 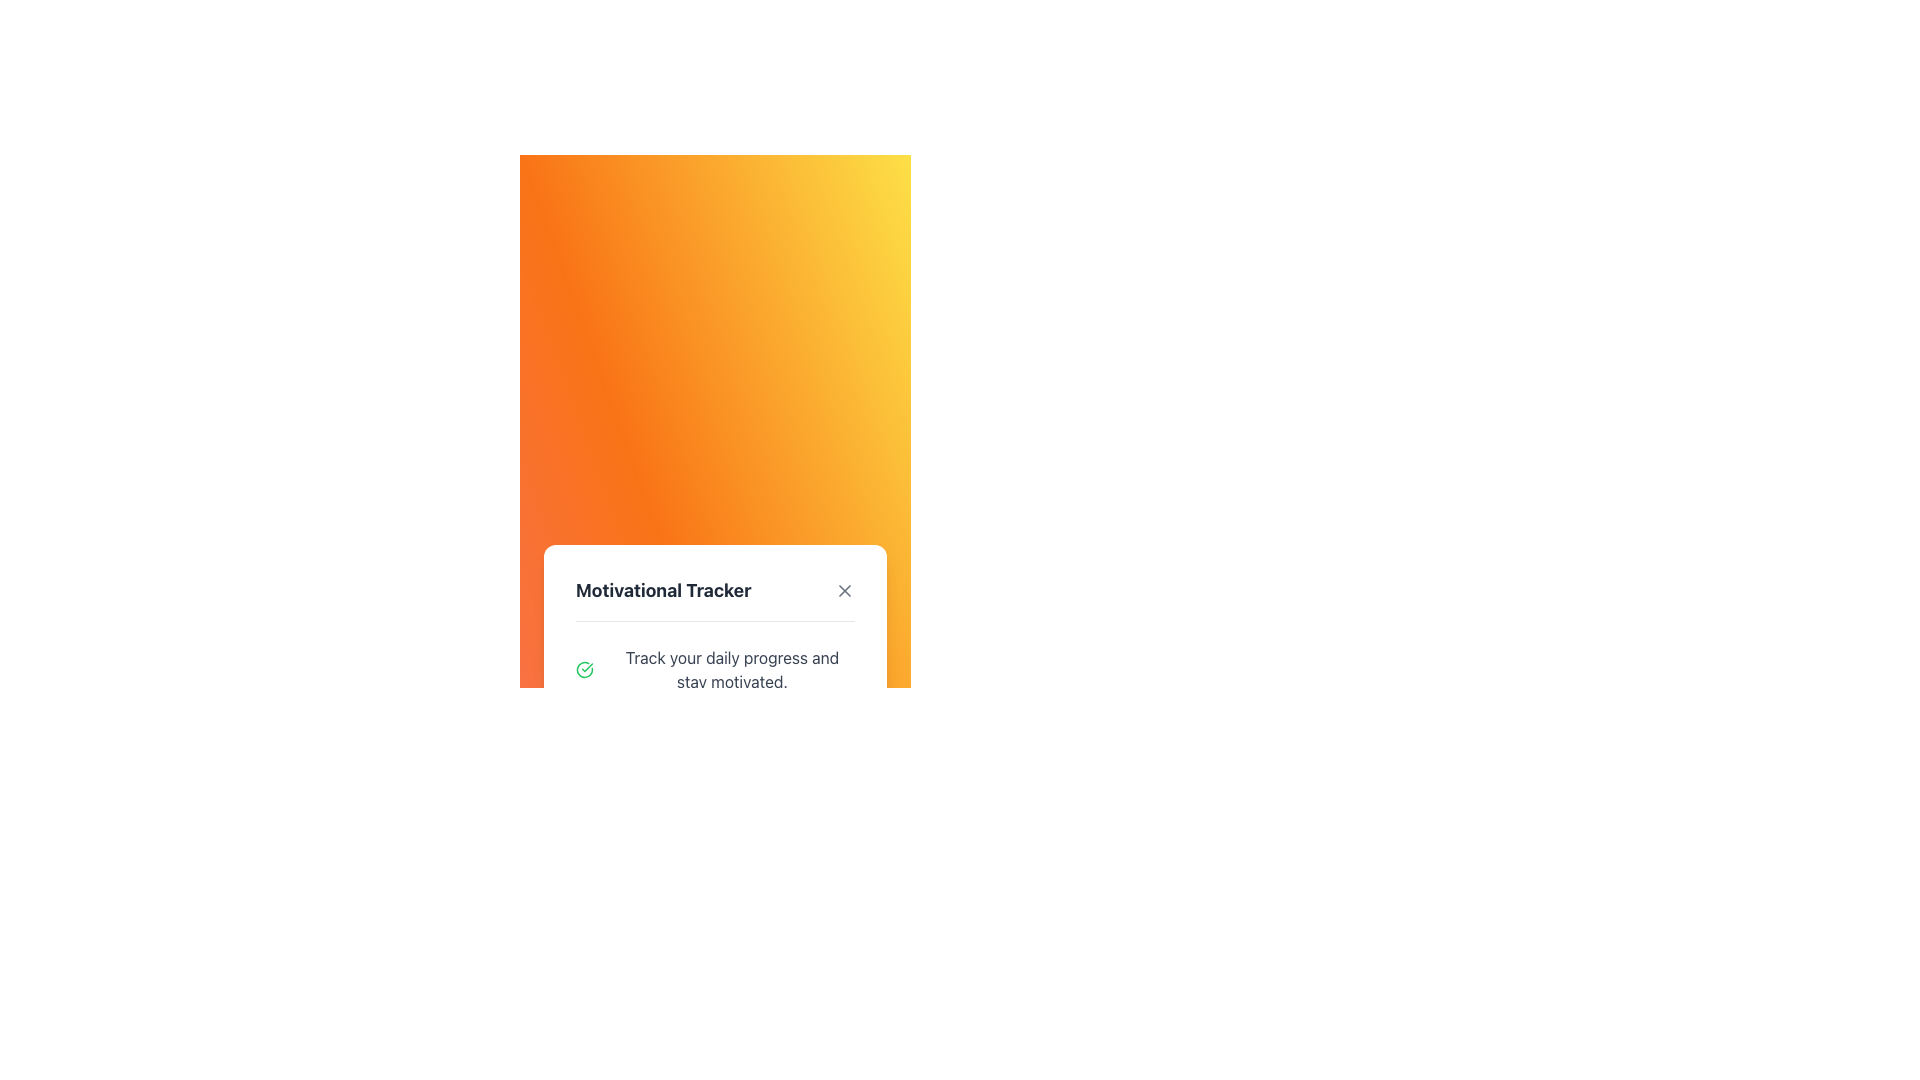 What do you see at coordinates (715, 669) in the screenshot?
I see `text 'Track your daily progress and stay motivated.' from the first item in the Motivational Tracker section, which is accompanied by a green circular checkmark icon` at bounding box center [715, 669].